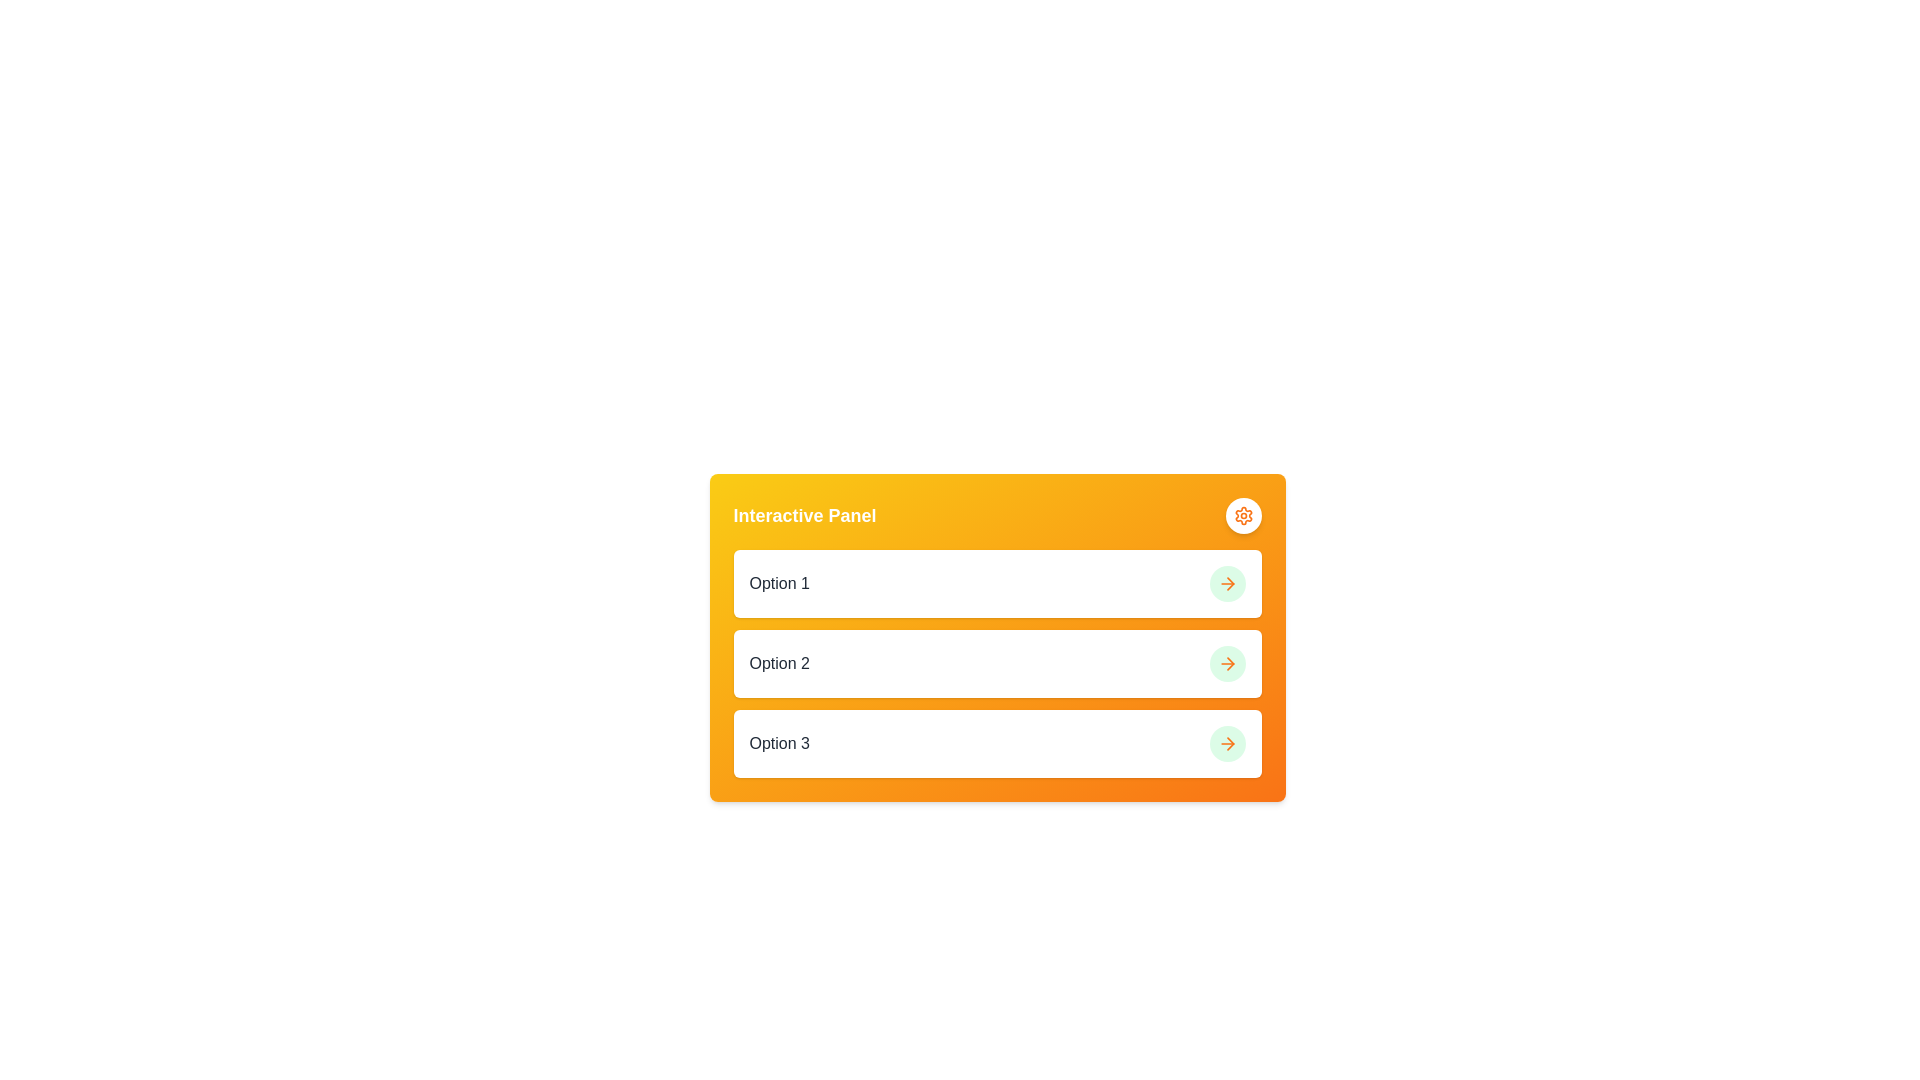 The width and height of the screenshot is (1920, 1080). I want to click on the circular green button with an orange arrow icon on the right side of the 'Option 1' row, so click(1226, 583).